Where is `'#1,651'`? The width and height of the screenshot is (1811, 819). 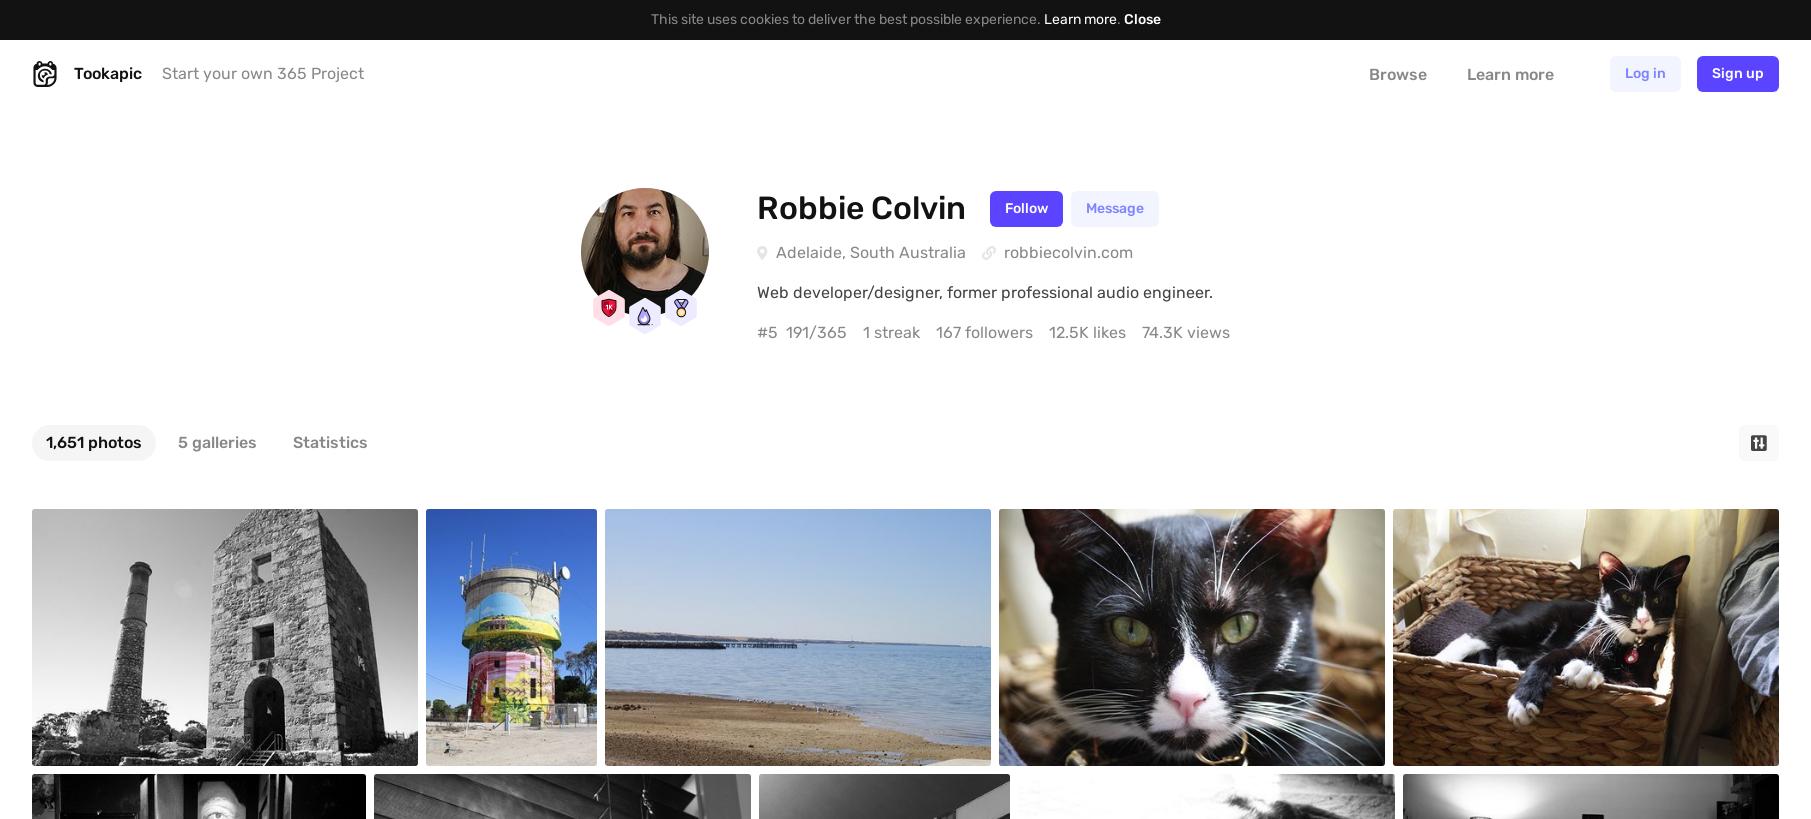 '#1,651' is located at coordinates (40, 539).